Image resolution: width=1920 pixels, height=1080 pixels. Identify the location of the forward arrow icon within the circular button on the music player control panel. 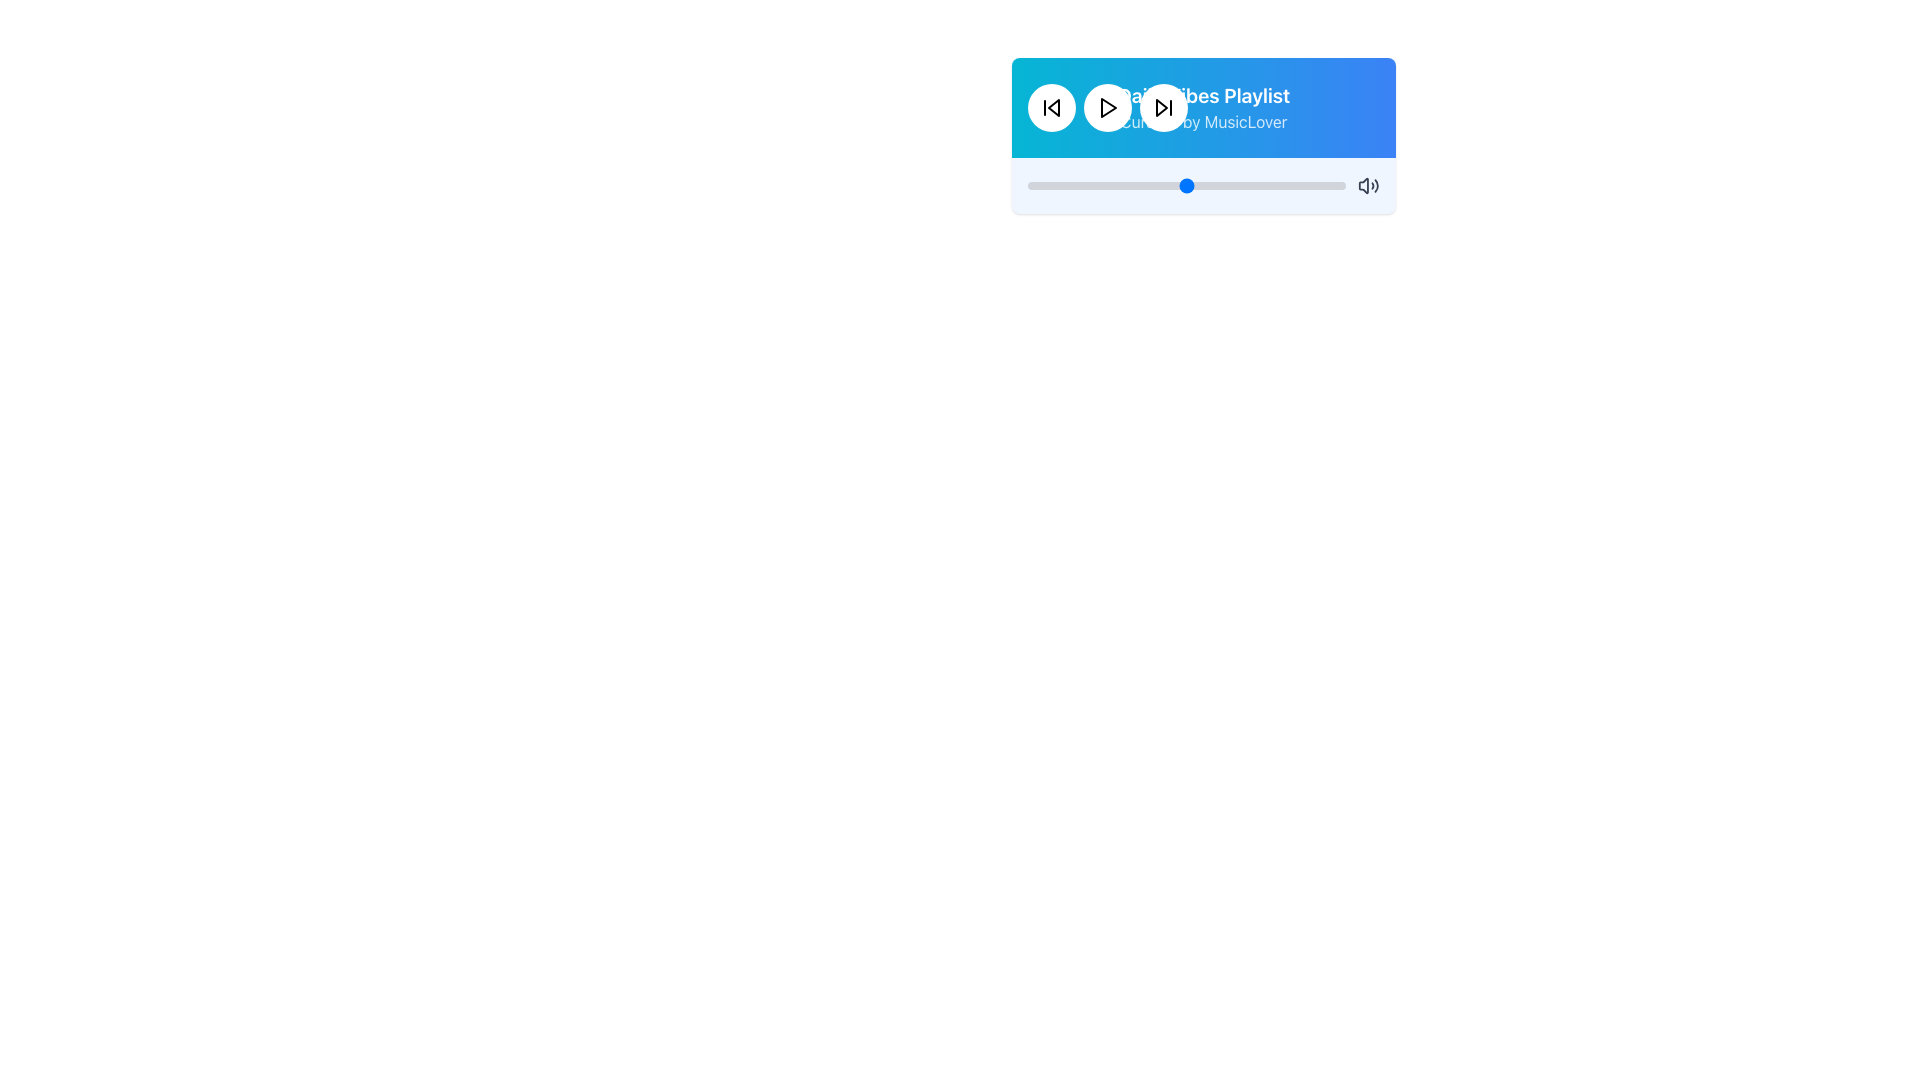
(1161, 108).